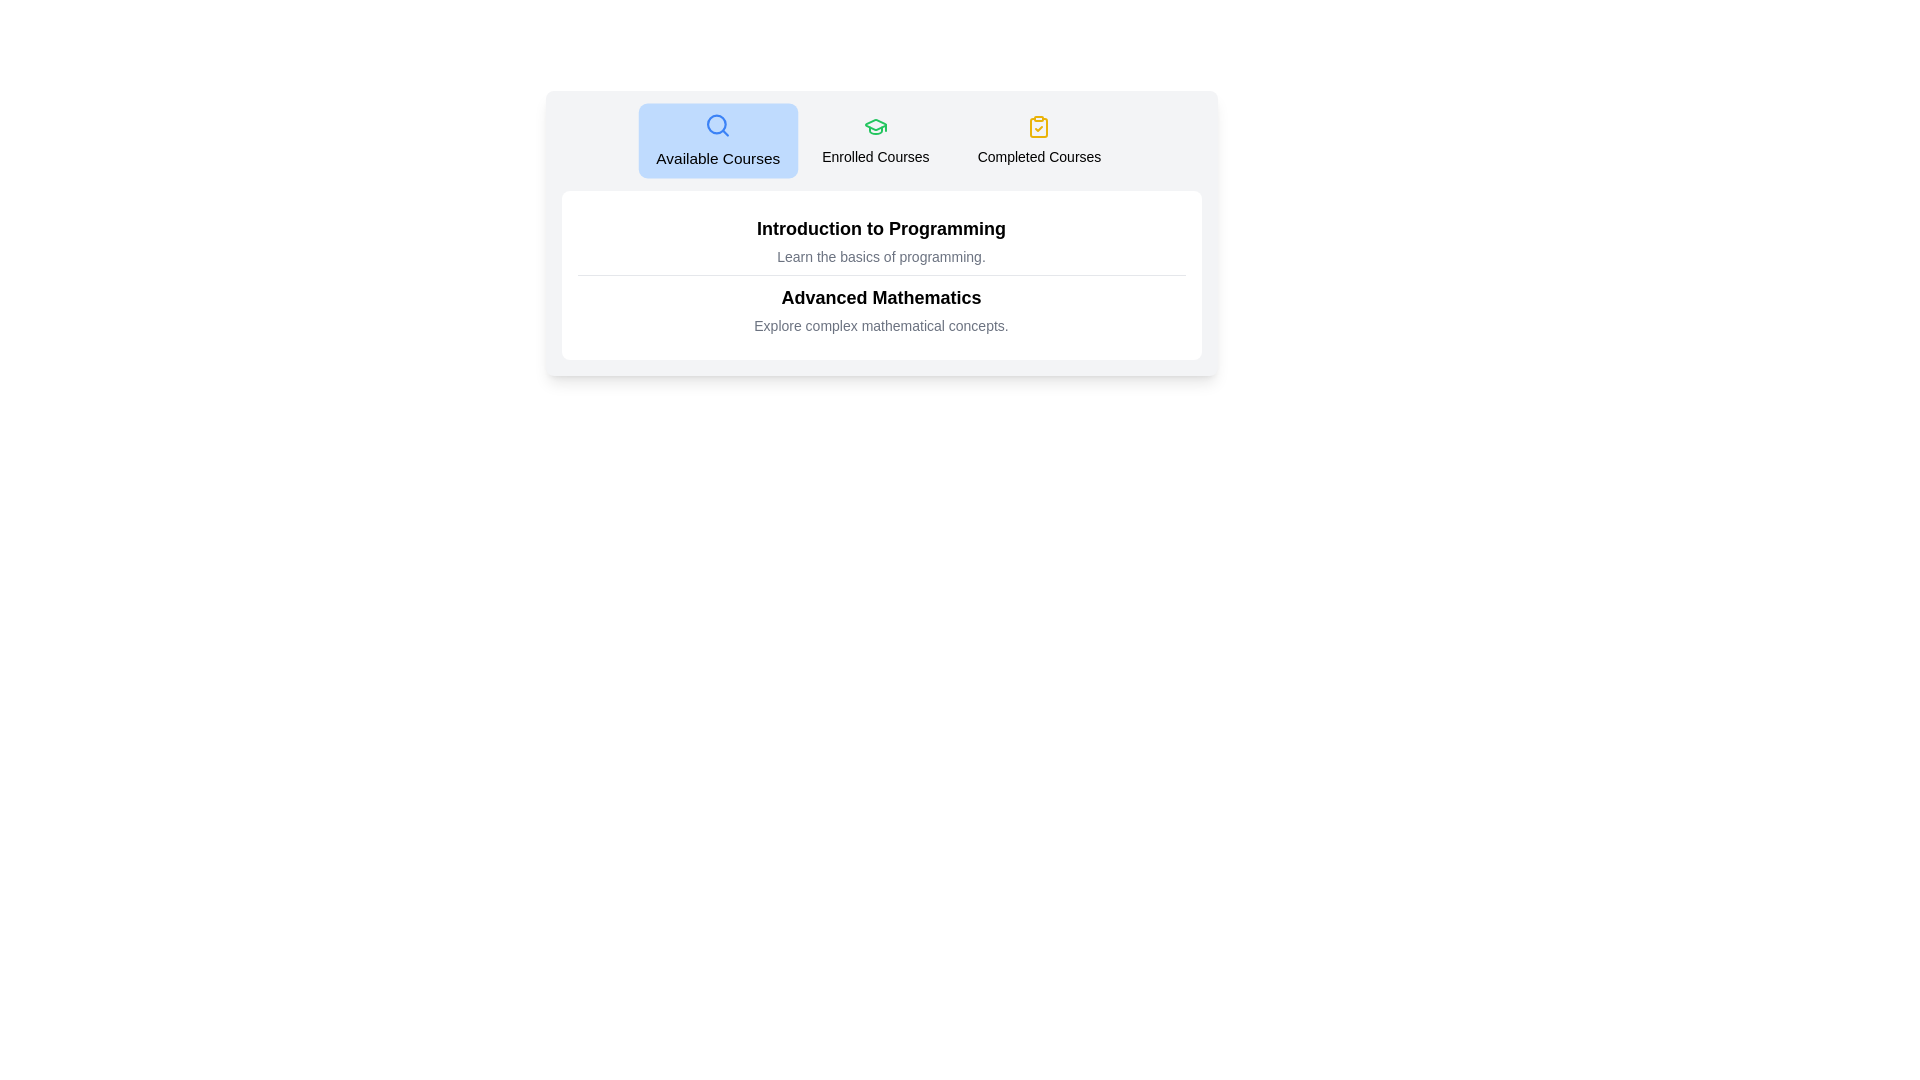 The image size is (1920, 1080). What do you see at coordinates (880, 227) in the screenshot?
I see `the course titled Introduction to Programming from the active tab` at bounding box center [880, 227].